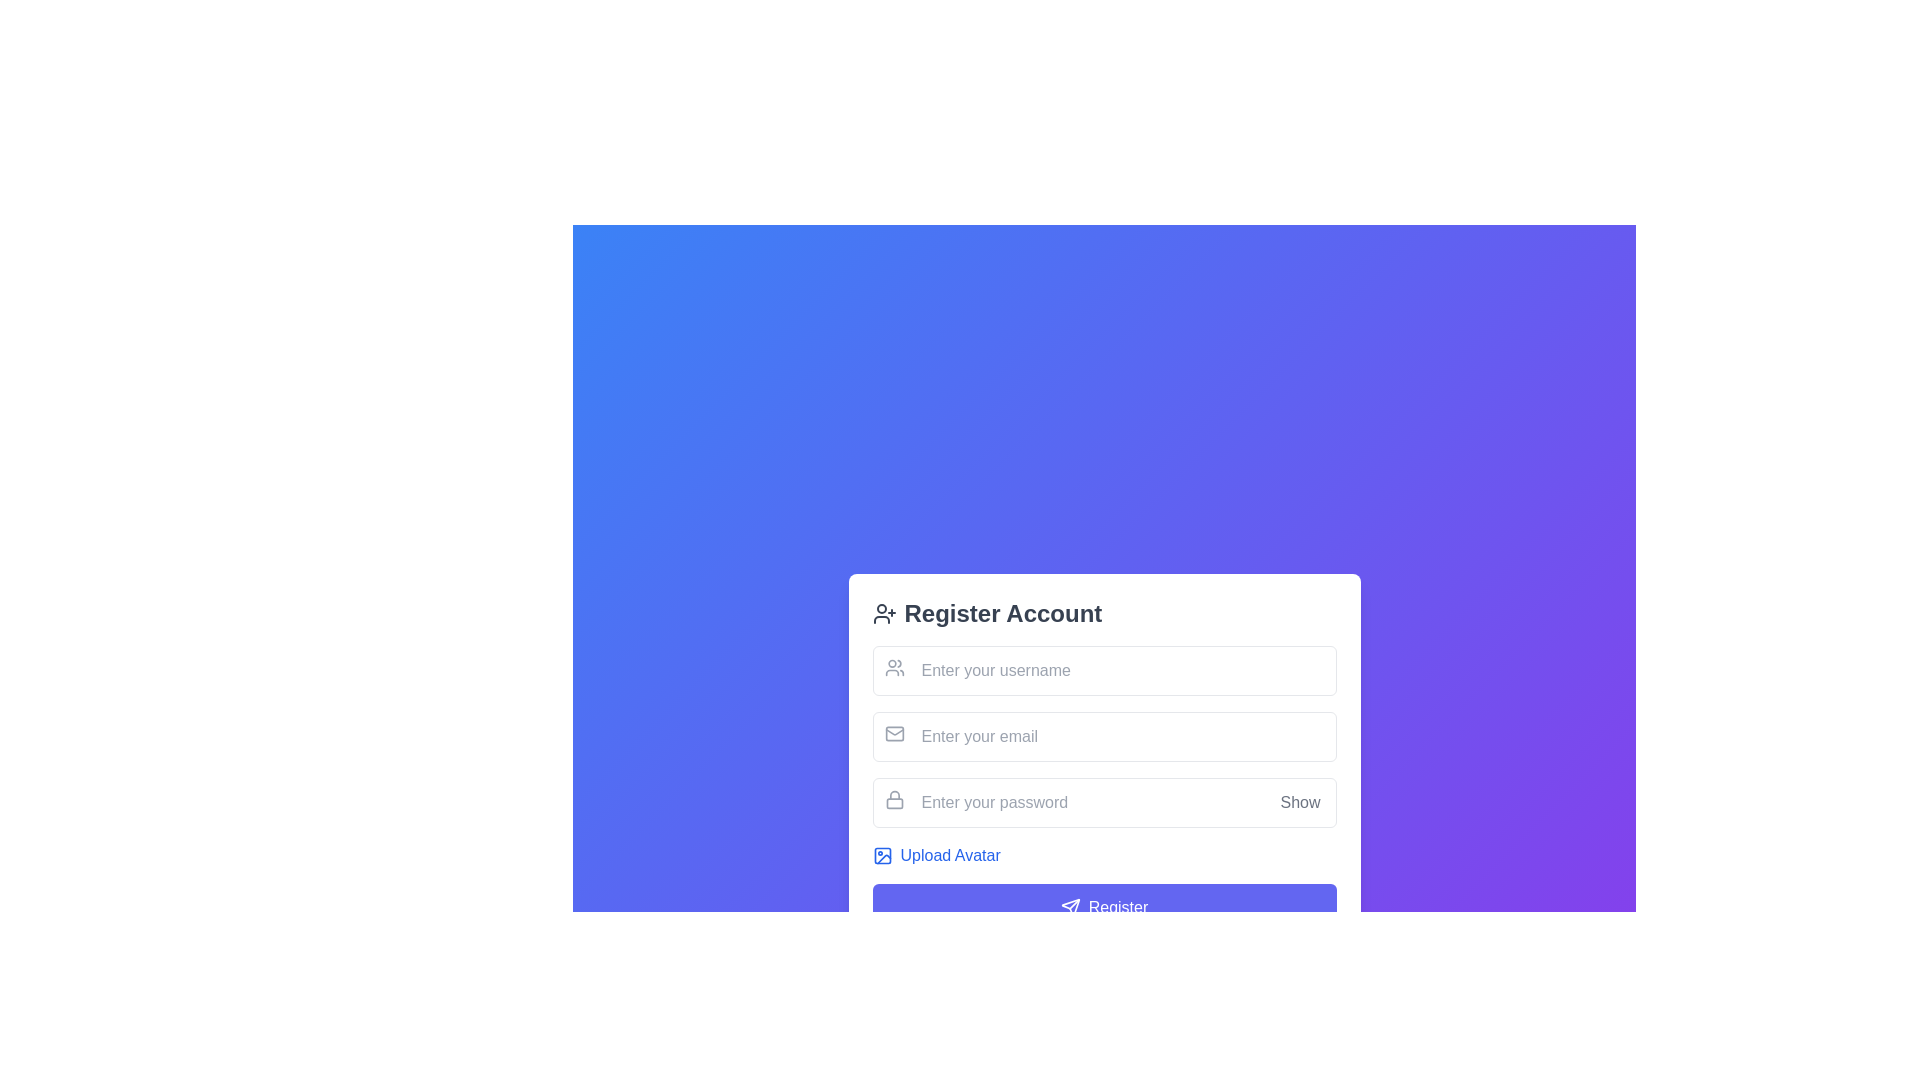 This screenshot has height=1080, width=1920. What do you see at coordinates (893, 733) in the screenshot?
I see `the envelope SVG icon styled with a stroke and no fill, located inside the email input field near the 'Enter your email' label` at bounding box center [893, 733].